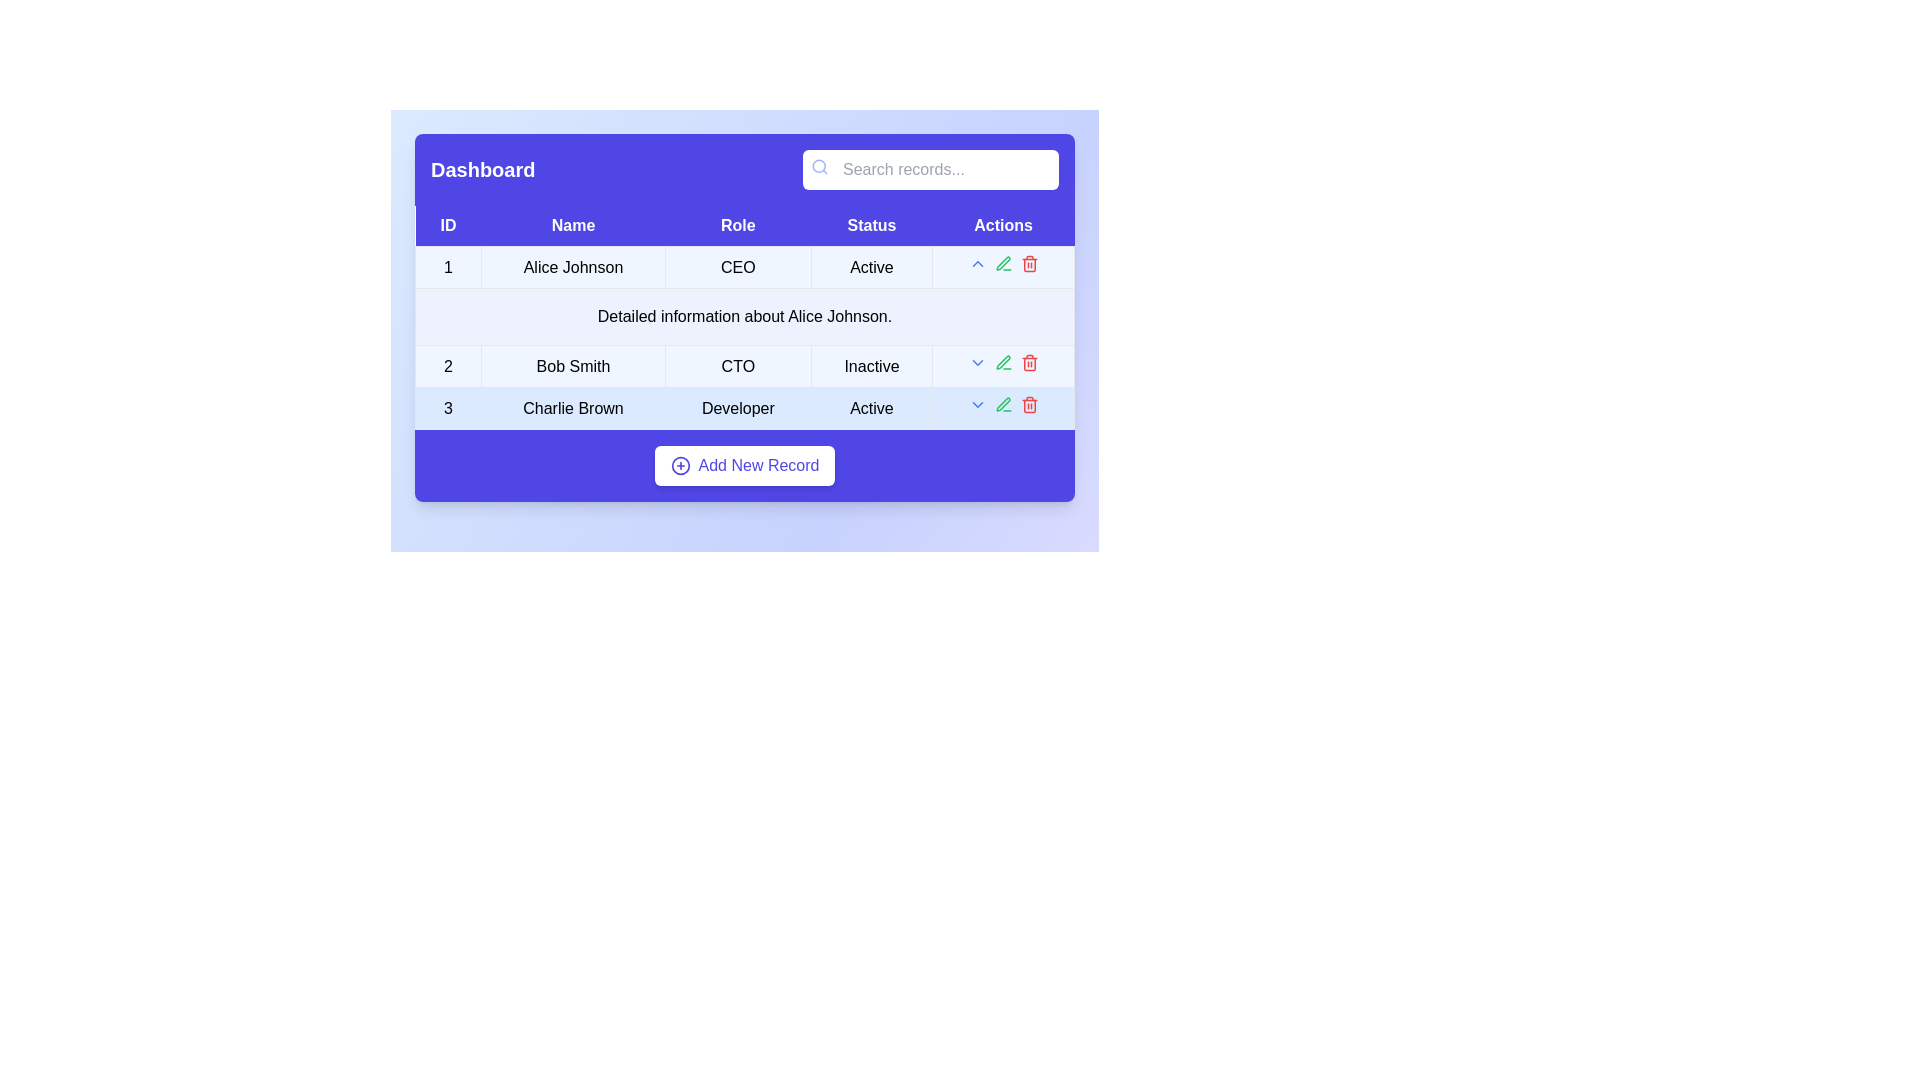  Describe the element at coordinates (483, 168) in the screenshot. I see `the bold title labeled 'Dashboard', which is styled with a large white font on a blue background, located at the top left of the header section` at that location.